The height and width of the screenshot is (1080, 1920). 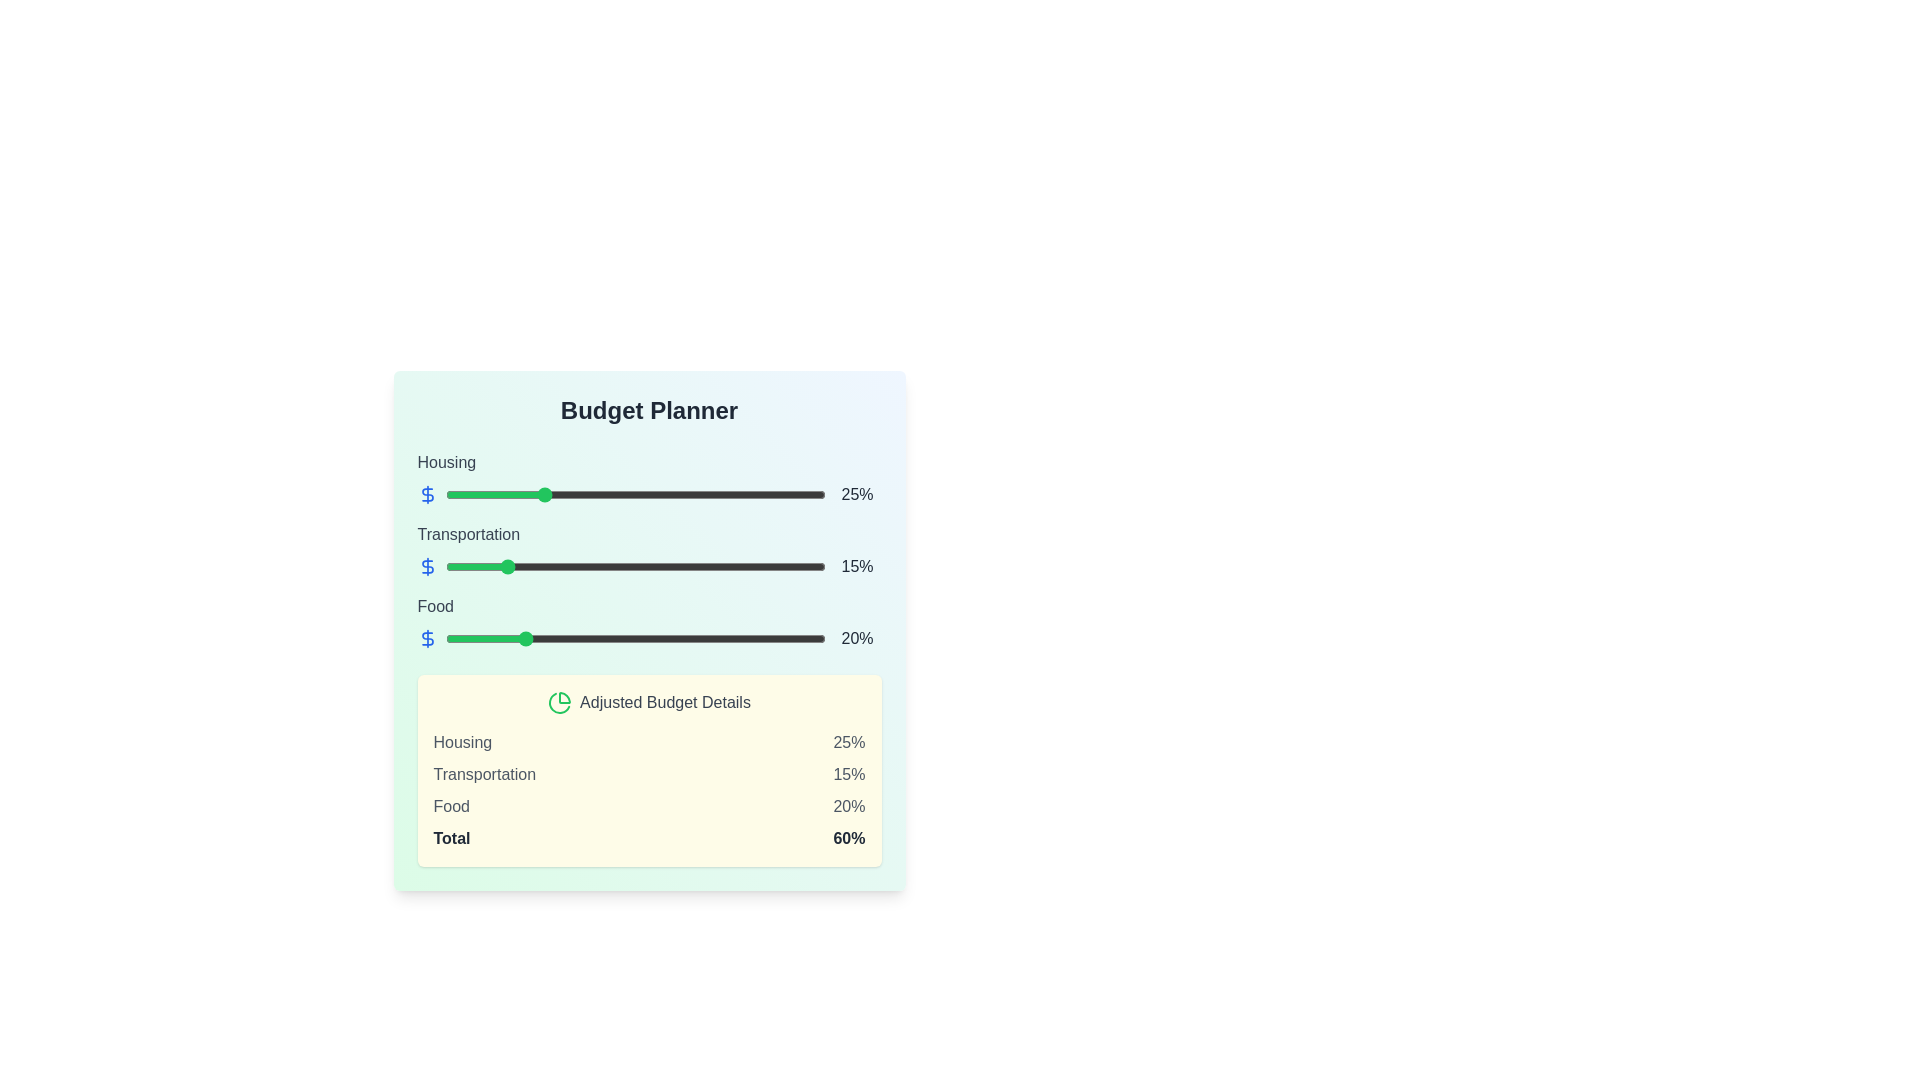 I want to click on the text label that reads 'Adjusted Budget Details' to interact with it, so click(x=665, y=701).